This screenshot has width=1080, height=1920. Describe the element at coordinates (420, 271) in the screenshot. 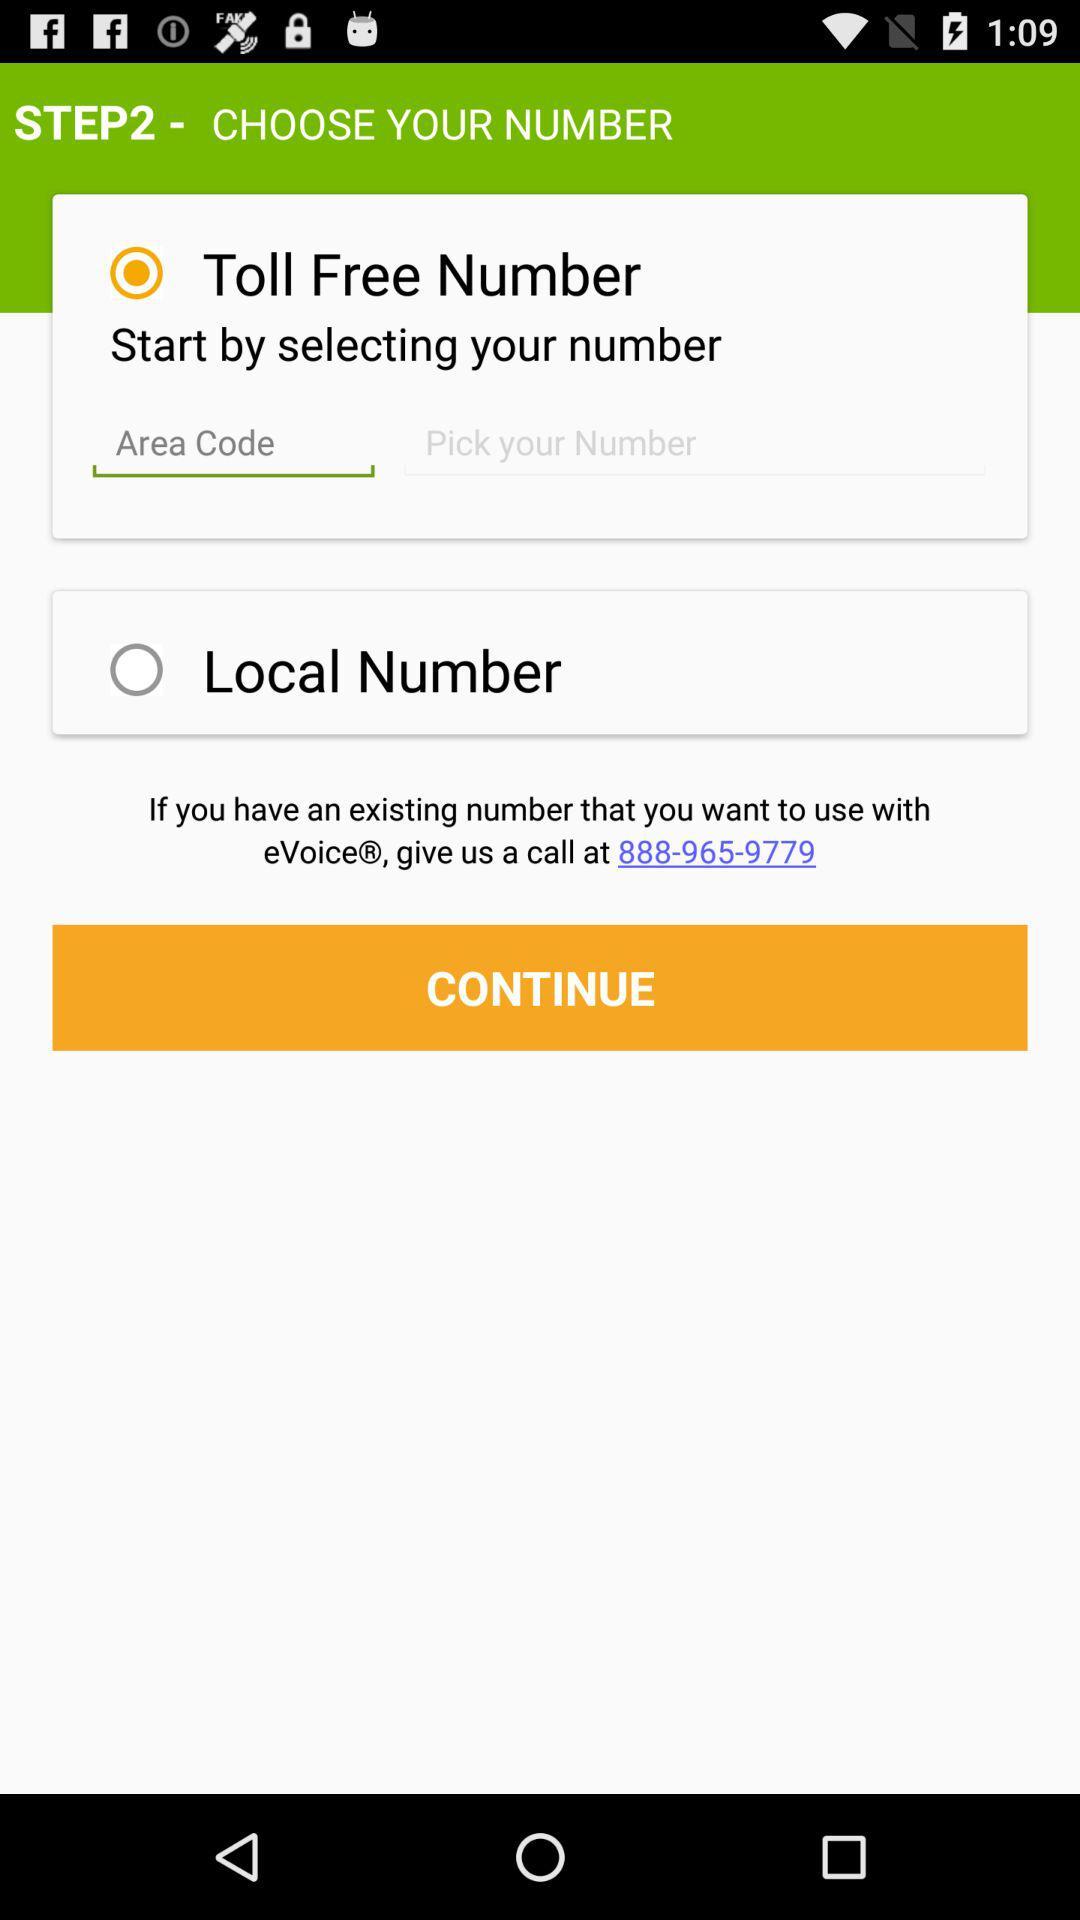

I see `the toll free number item` at that location.